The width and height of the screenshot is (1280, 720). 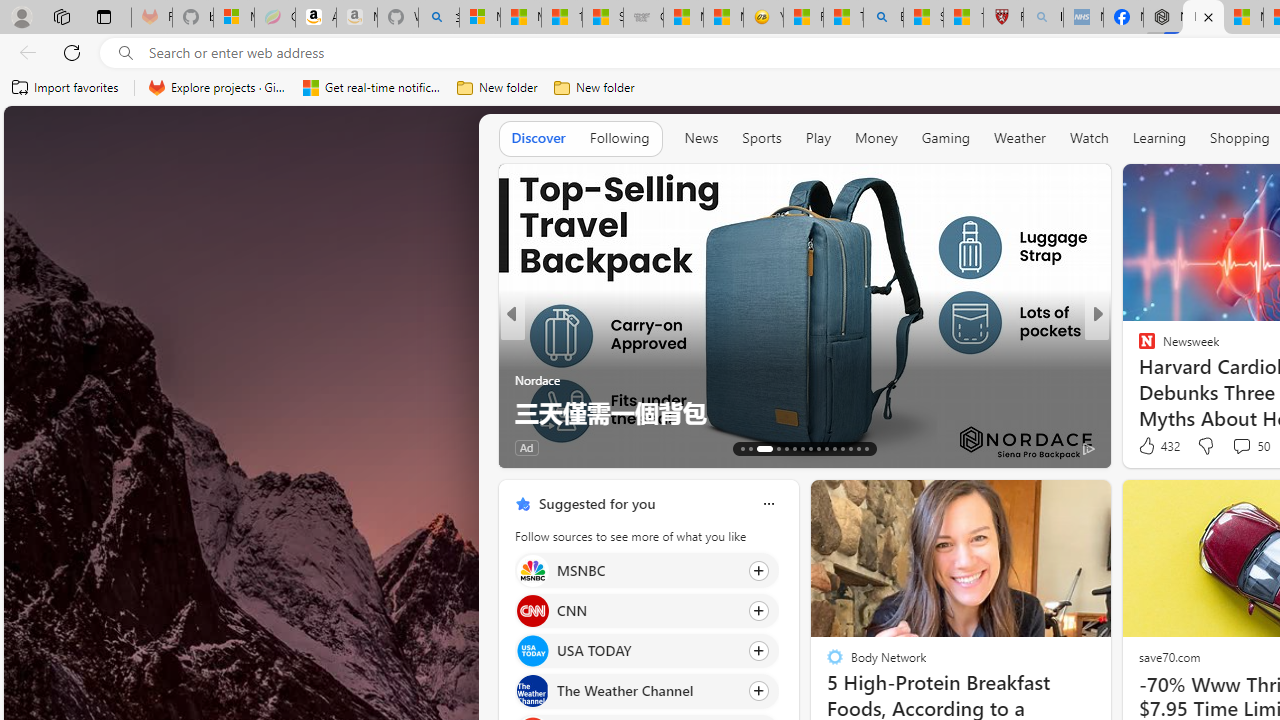 What do you see at coordinates (593, 87) in the screenshot?
I see `'New folder'` at bounding box center [593, 87].